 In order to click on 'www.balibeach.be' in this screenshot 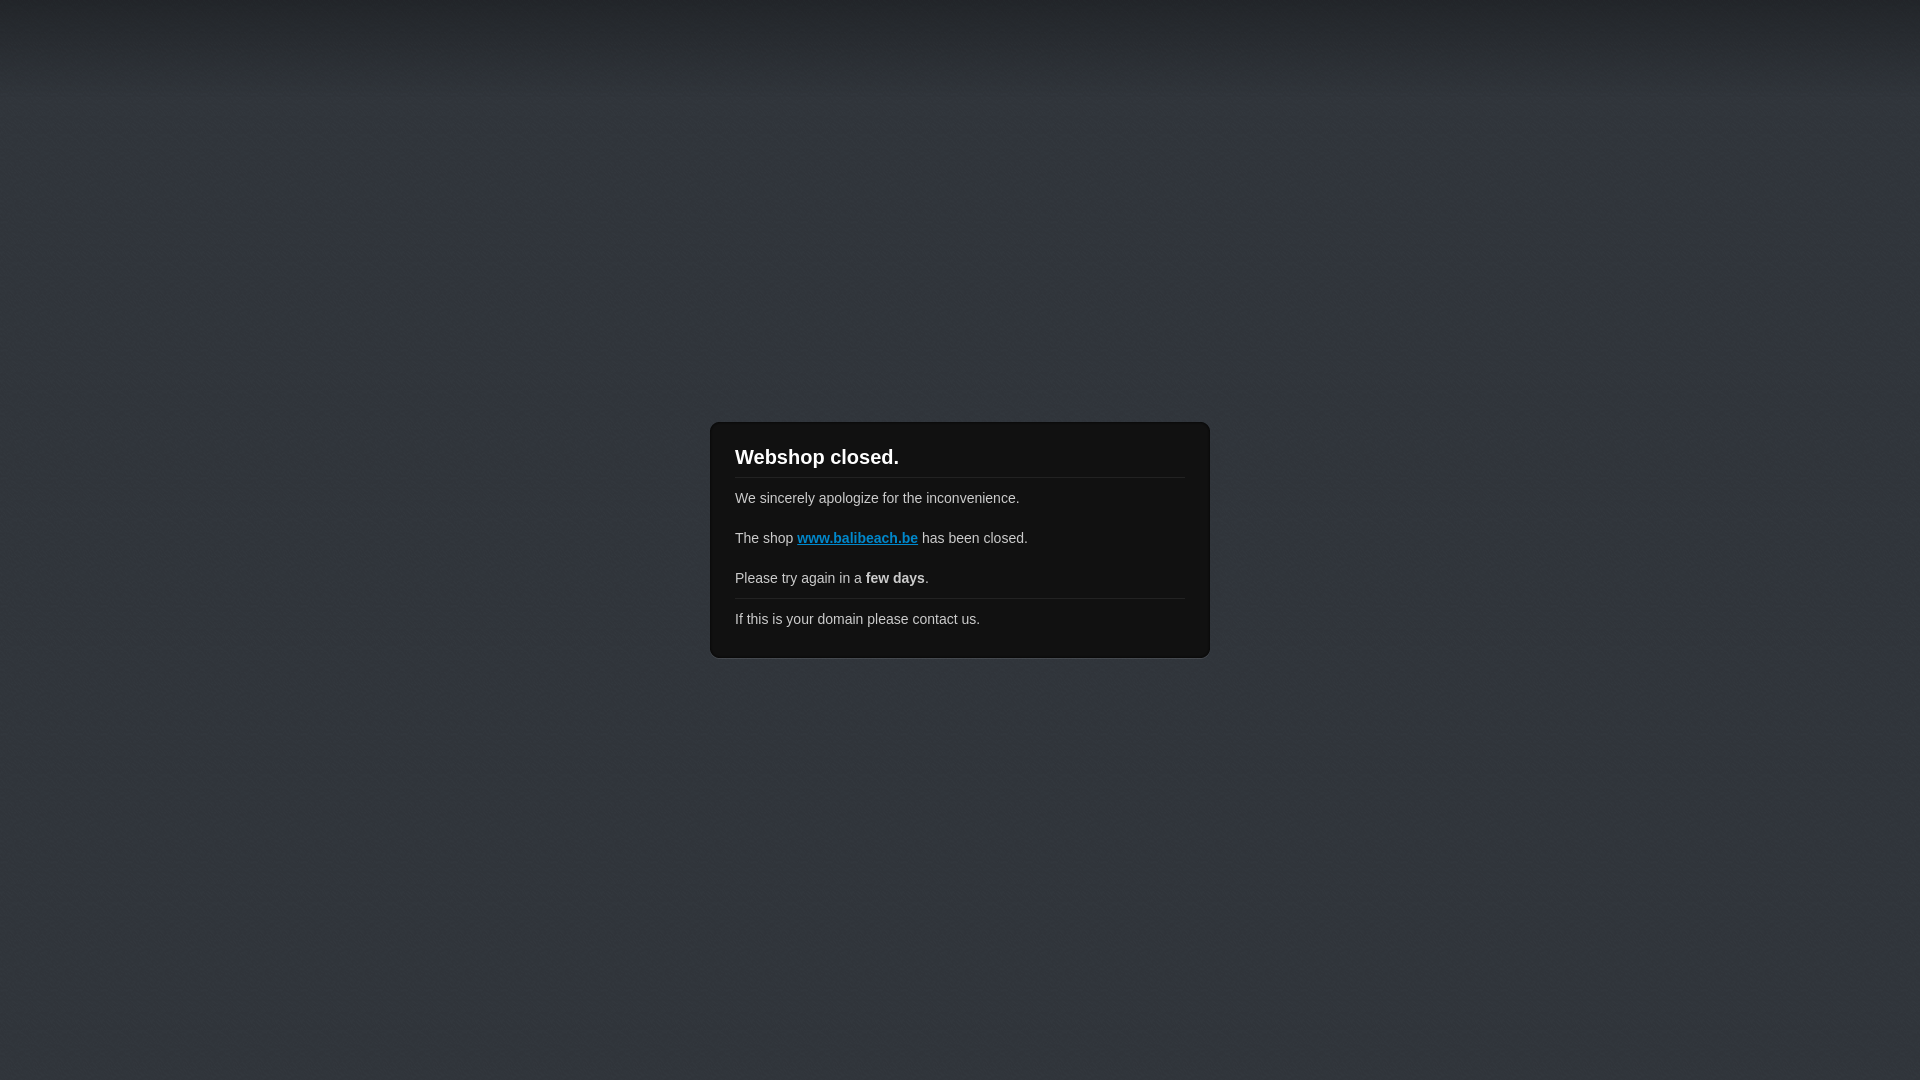, I will do `click(857, 536)`.